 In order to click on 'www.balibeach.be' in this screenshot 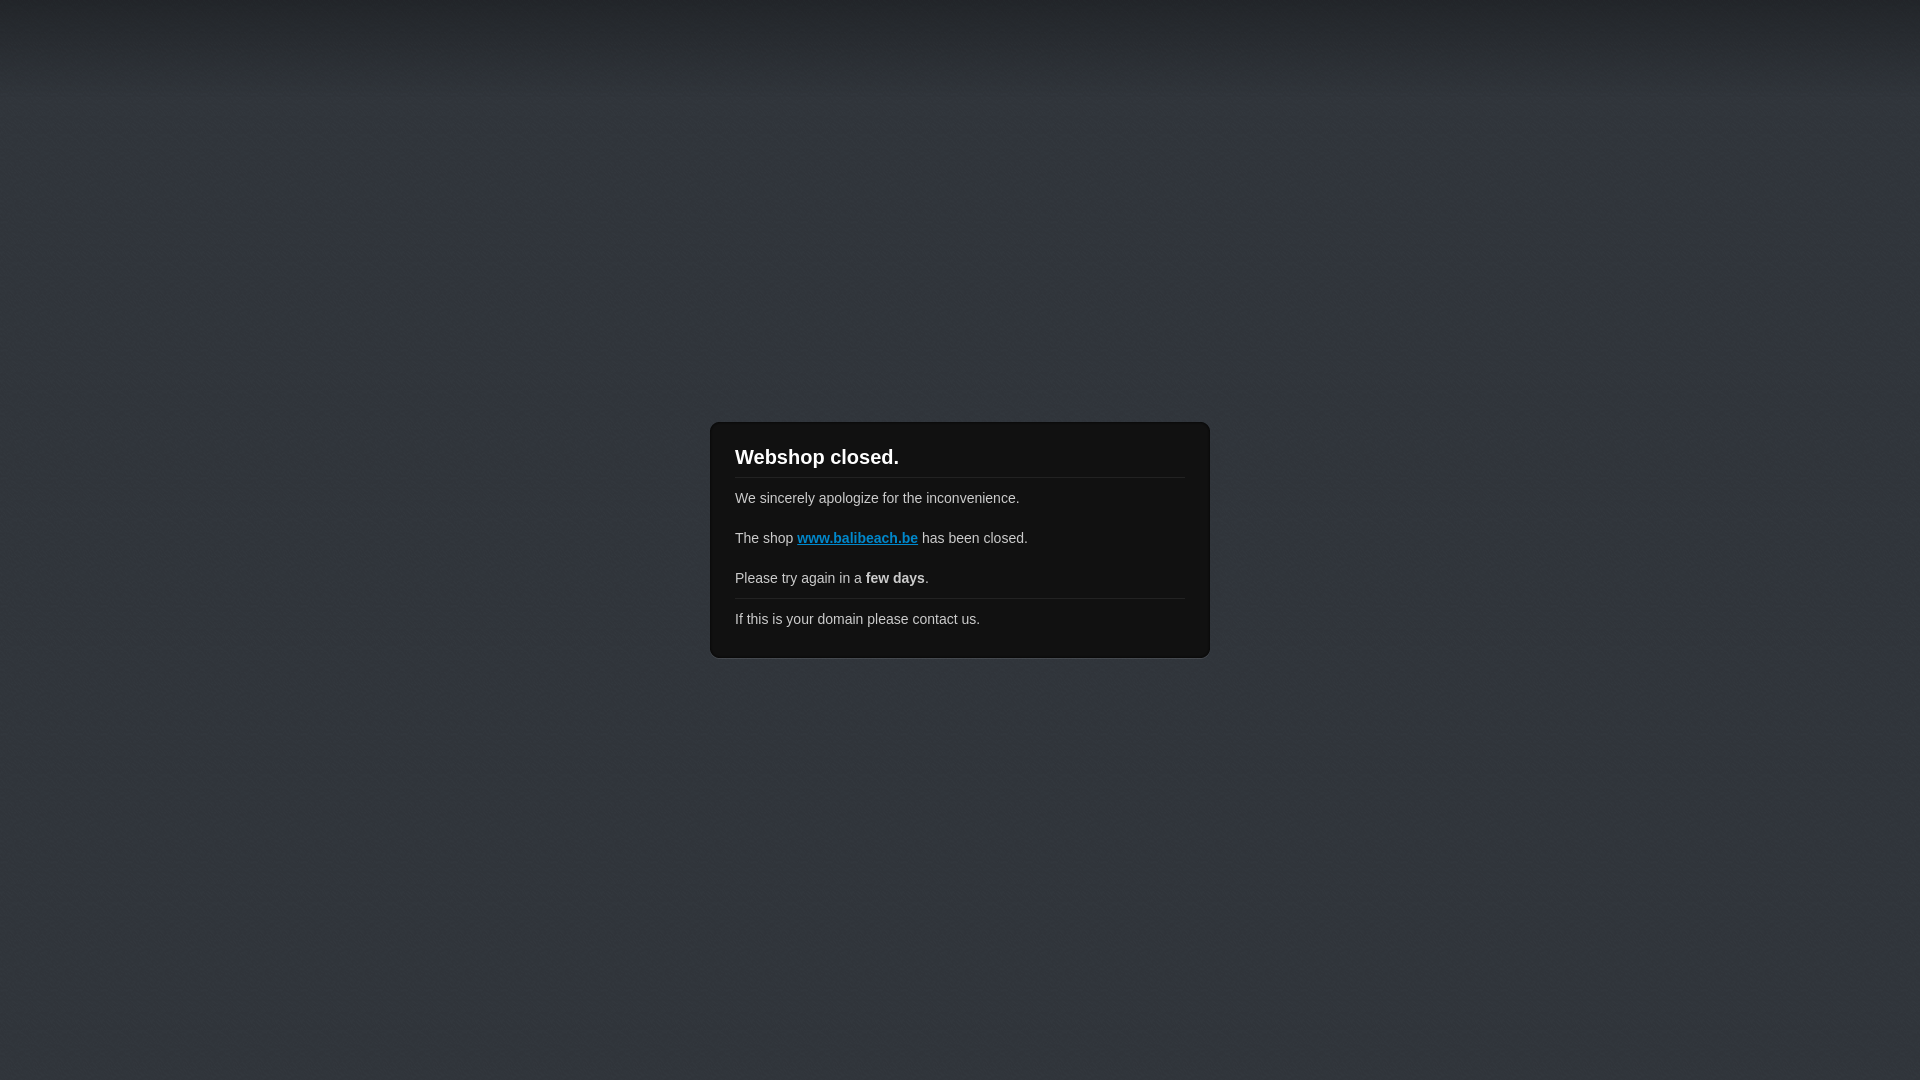, I will do `click(857, 536)`.